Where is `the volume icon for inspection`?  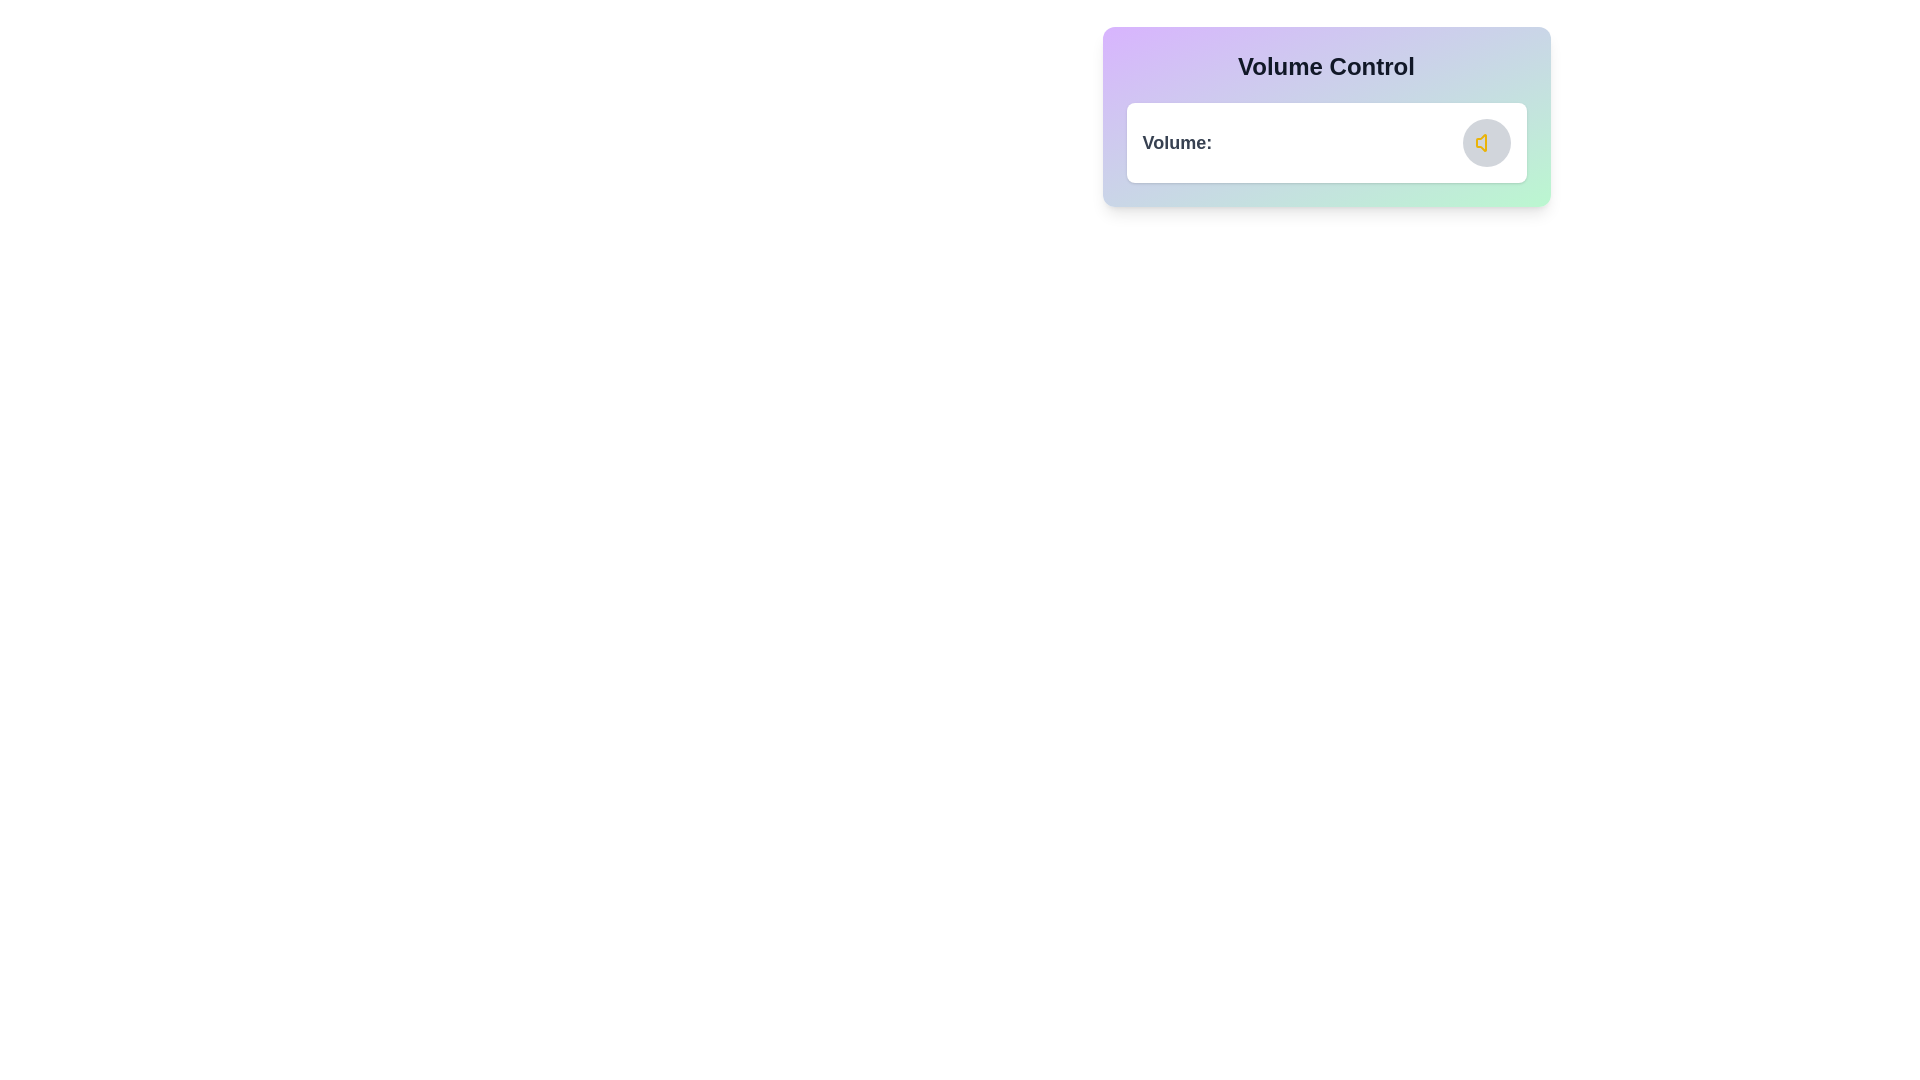 the volume icon for inspection is located at coordinates (1486, 141).